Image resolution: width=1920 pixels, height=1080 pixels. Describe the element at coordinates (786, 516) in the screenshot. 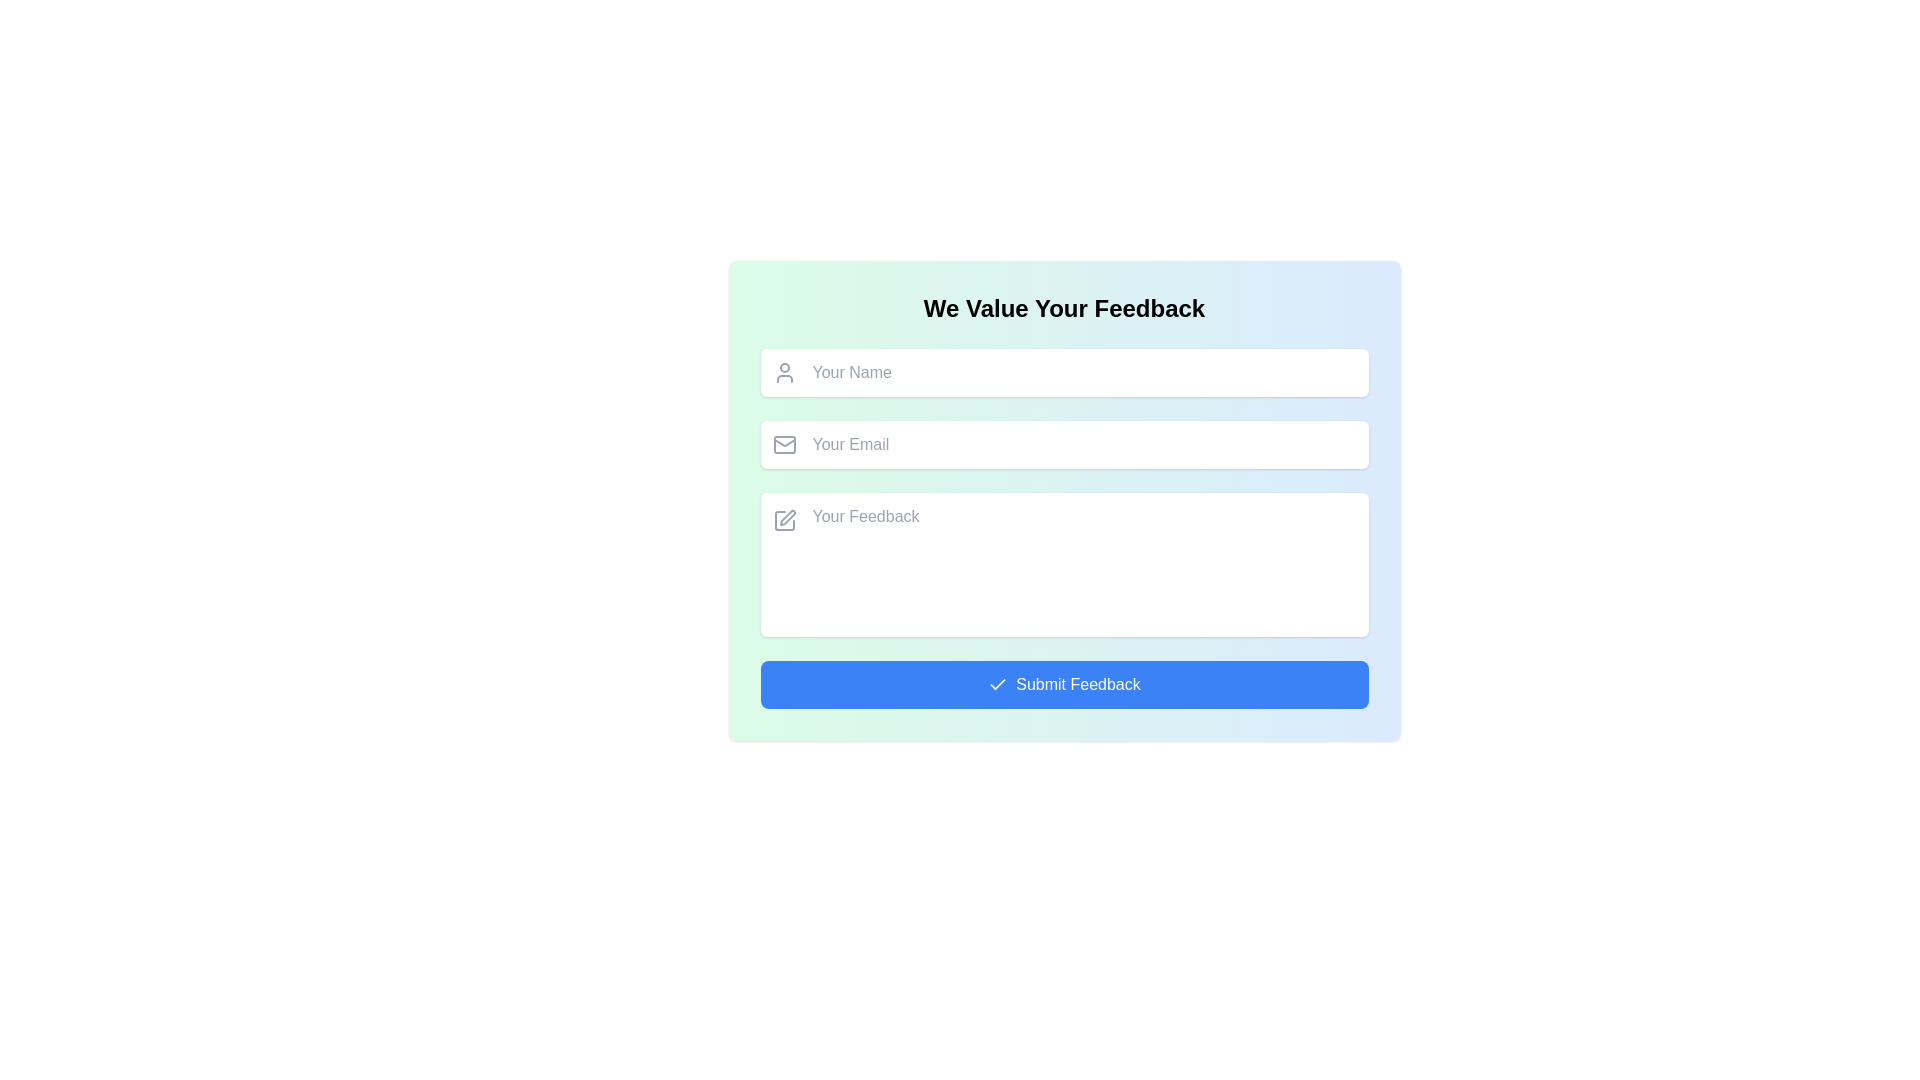

I see `the icon for editing or writing feedback in the 'Your Feedback' input field, which is positioned to the left side of the input box` at that location.